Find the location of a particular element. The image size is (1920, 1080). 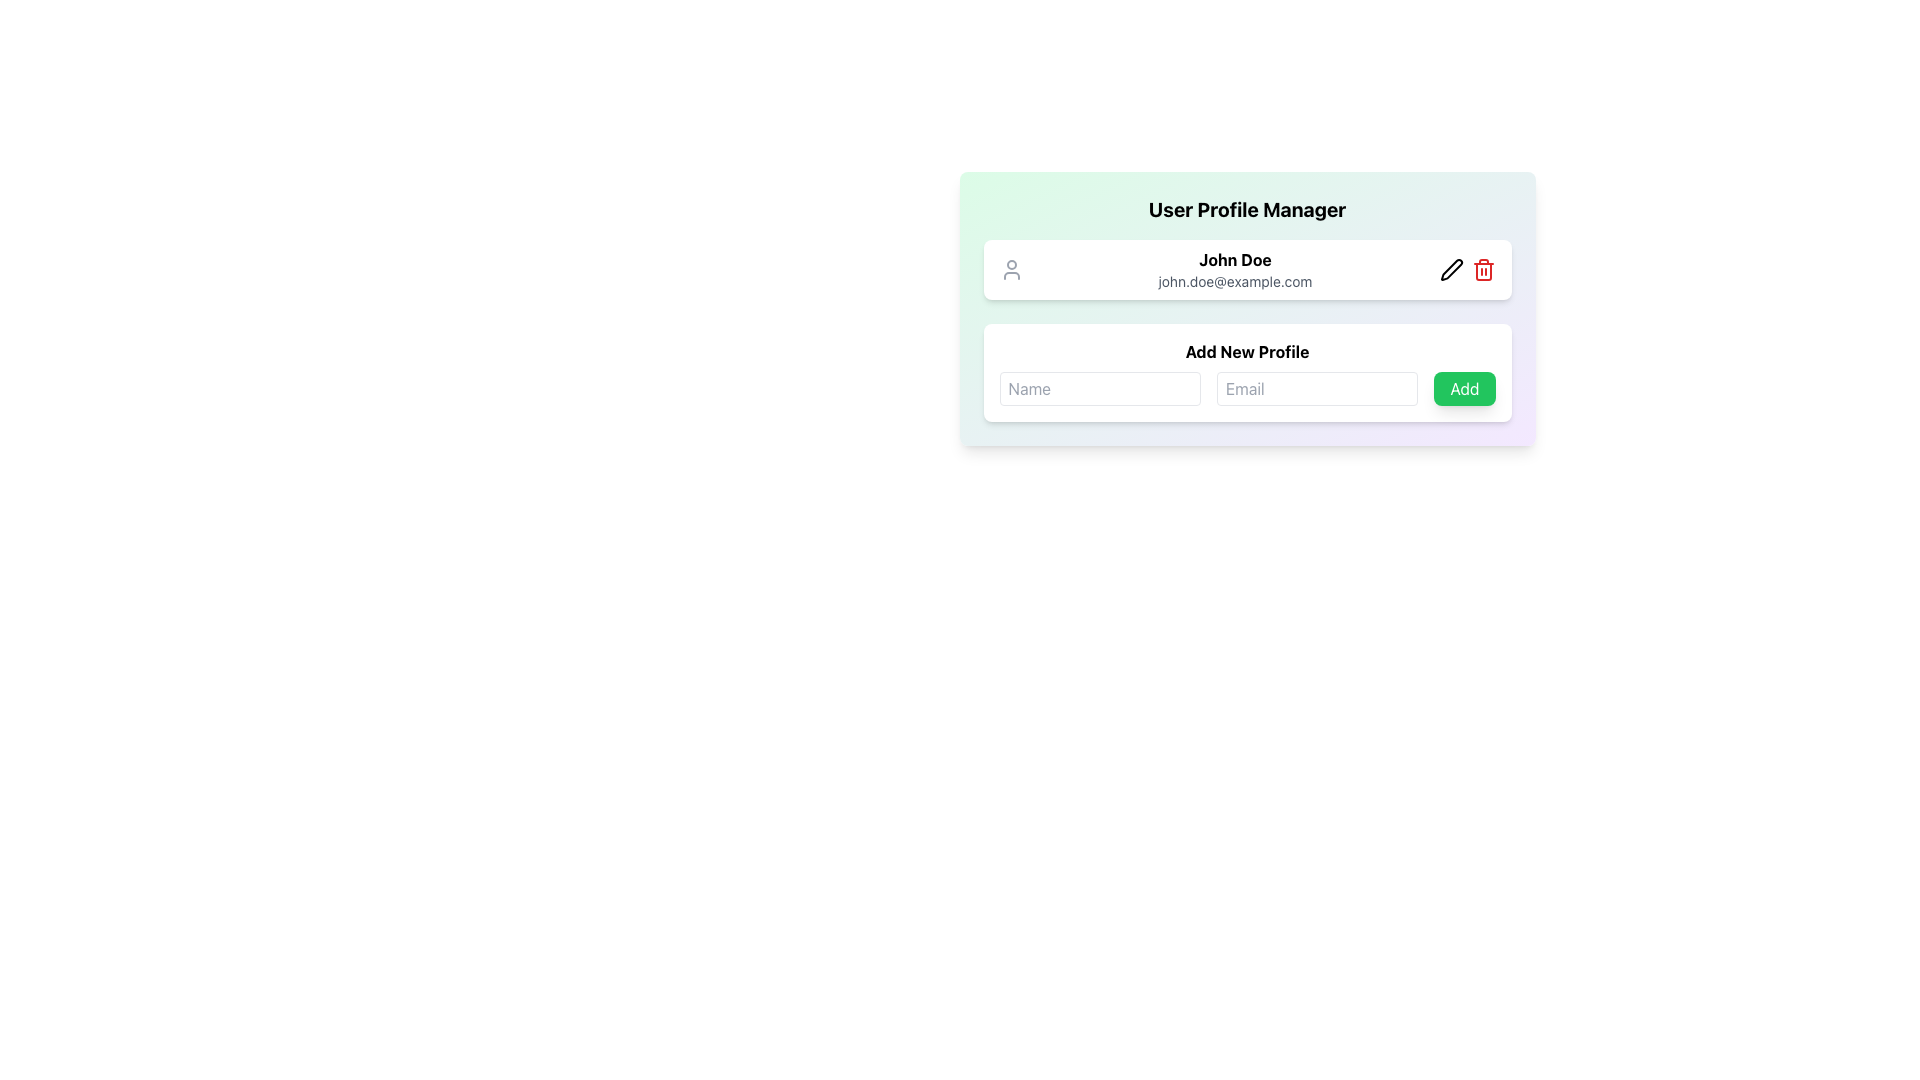

the 'Edit' icon located in the 'User Profile Manager' card, adjacent to John Doe's email address, to initiate editing of the profile is located at coordinates (1451, 270).